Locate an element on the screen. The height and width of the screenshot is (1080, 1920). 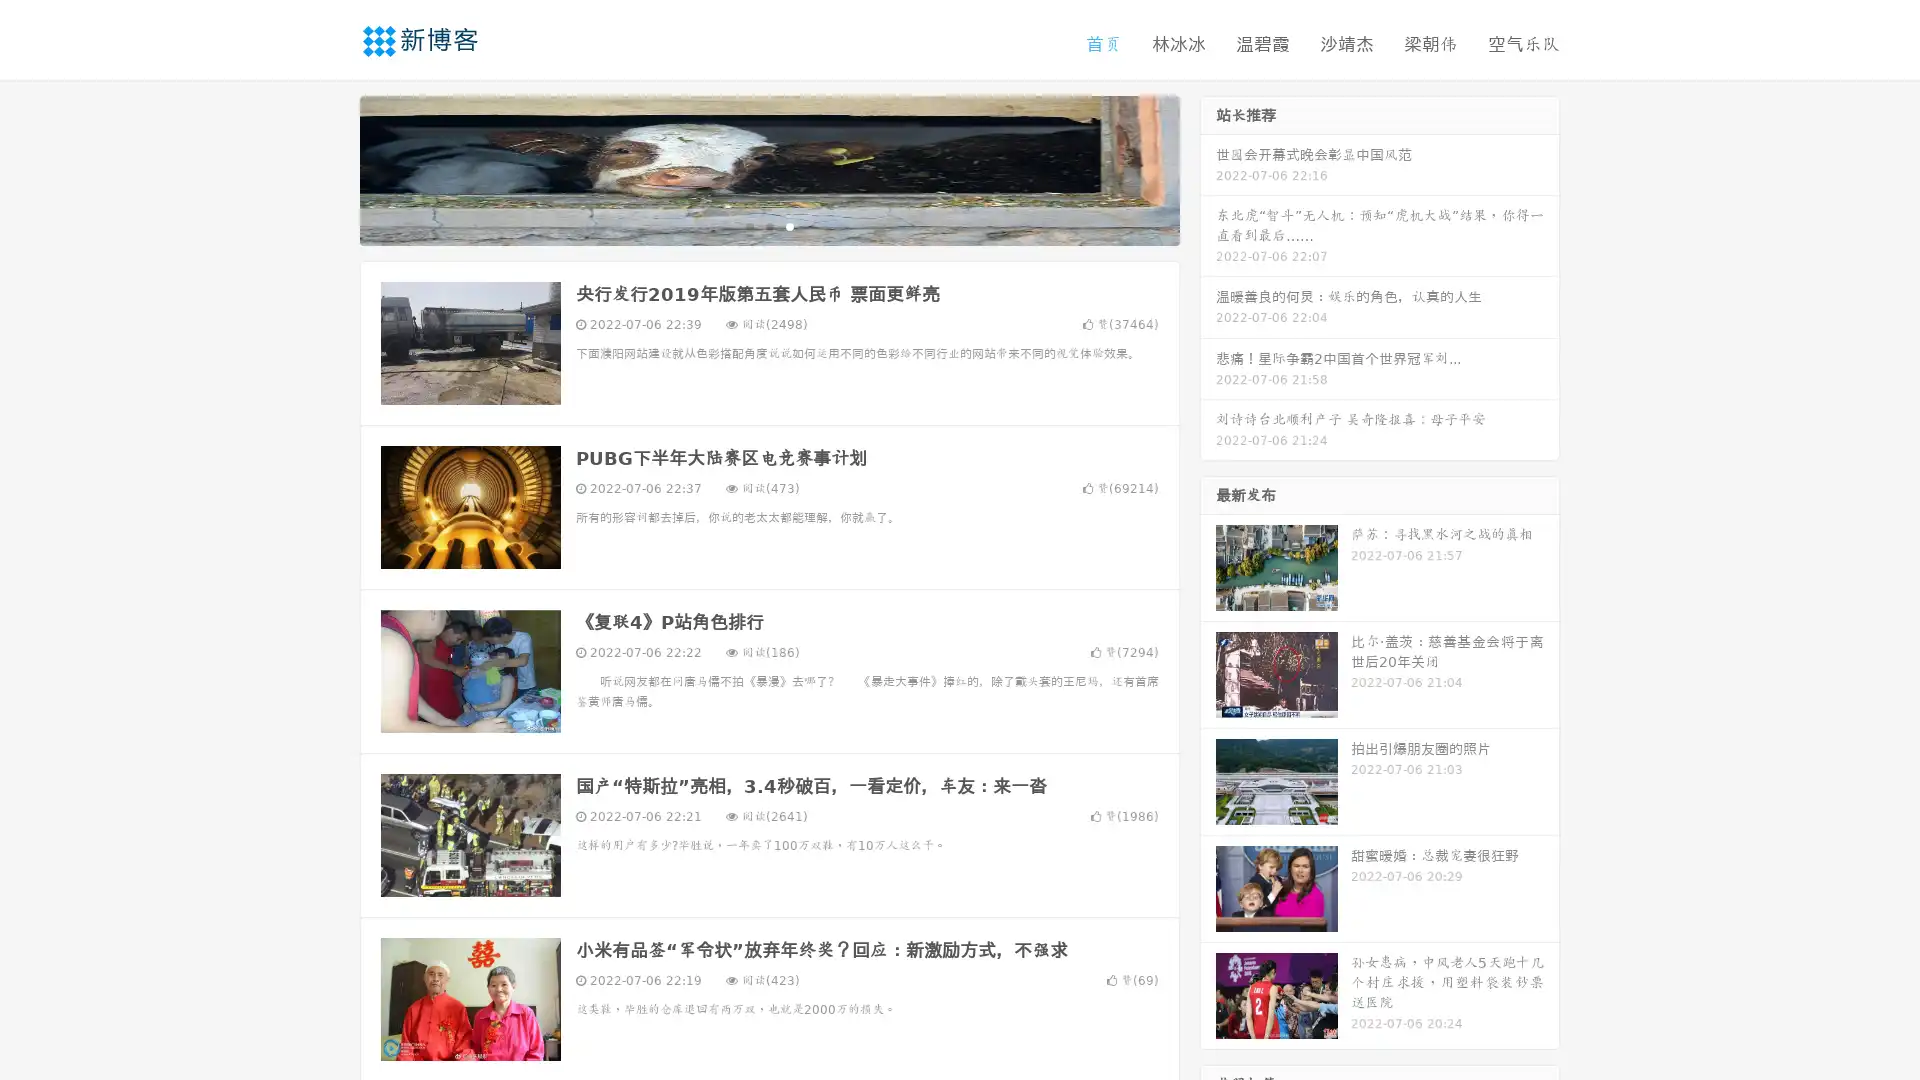
Previous slide is located at coordinates (330, 168).